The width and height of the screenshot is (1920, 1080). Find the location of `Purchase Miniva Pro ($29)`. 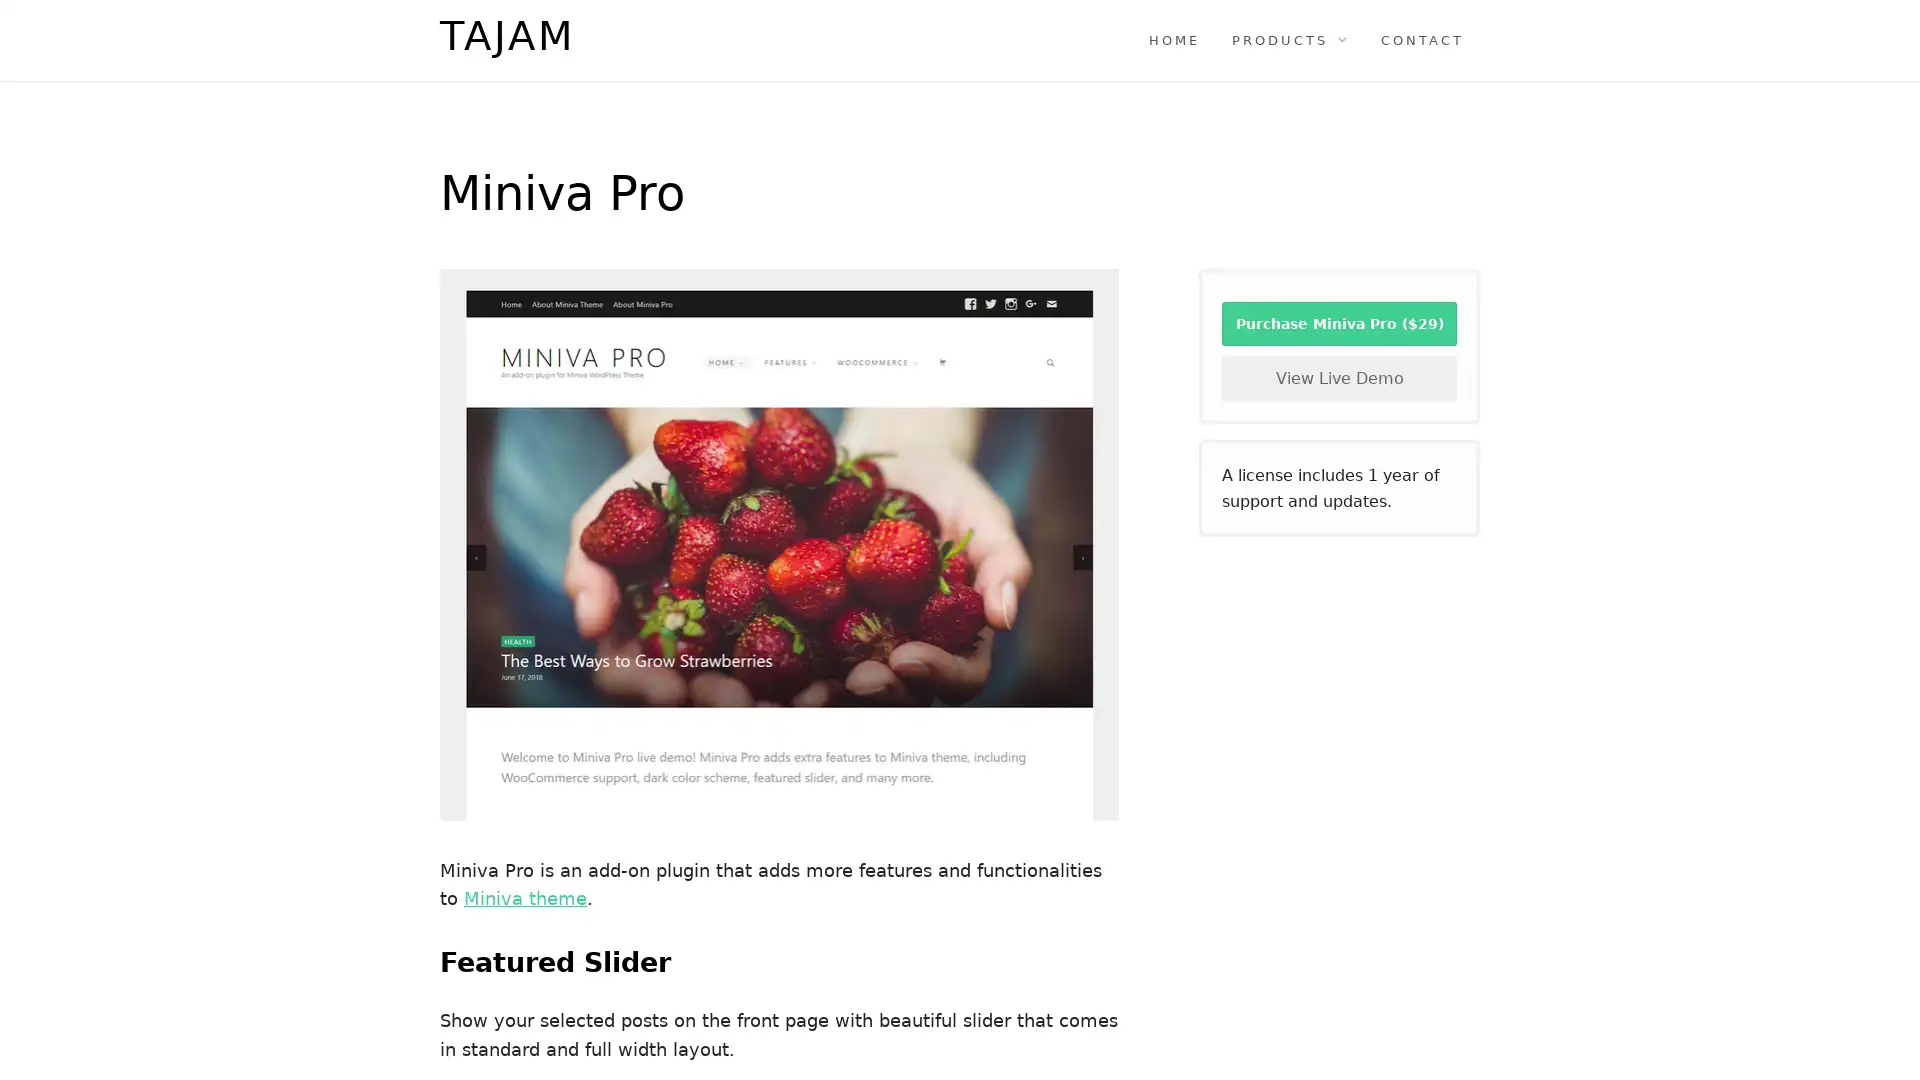

Purchase Miniva Pro ($29) is located at coordinates (1339, 323).